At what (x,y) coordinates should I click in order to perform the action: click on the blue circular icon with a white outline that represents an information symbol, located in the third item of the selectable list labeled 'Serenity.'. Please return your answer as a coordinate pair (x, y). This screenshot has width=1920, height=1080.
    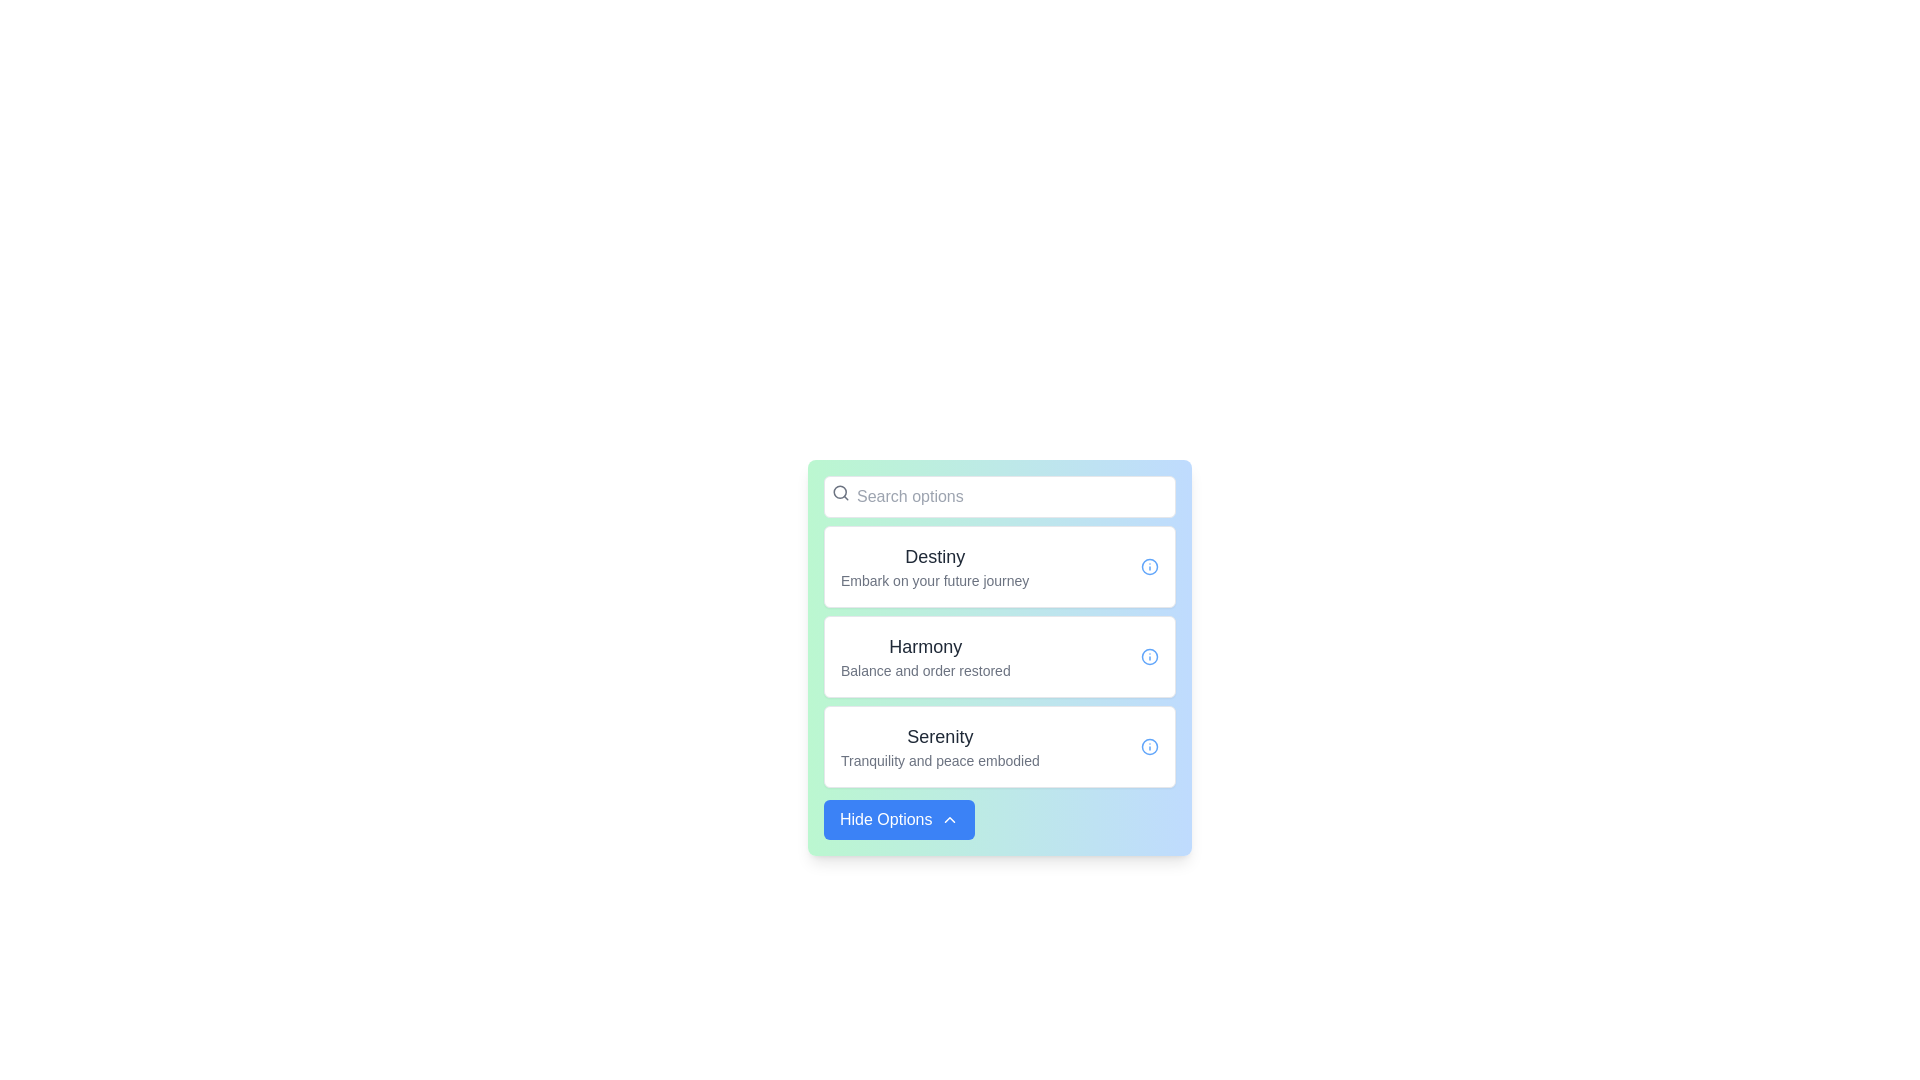
    Looking at the image, I should click on (1150, 747).